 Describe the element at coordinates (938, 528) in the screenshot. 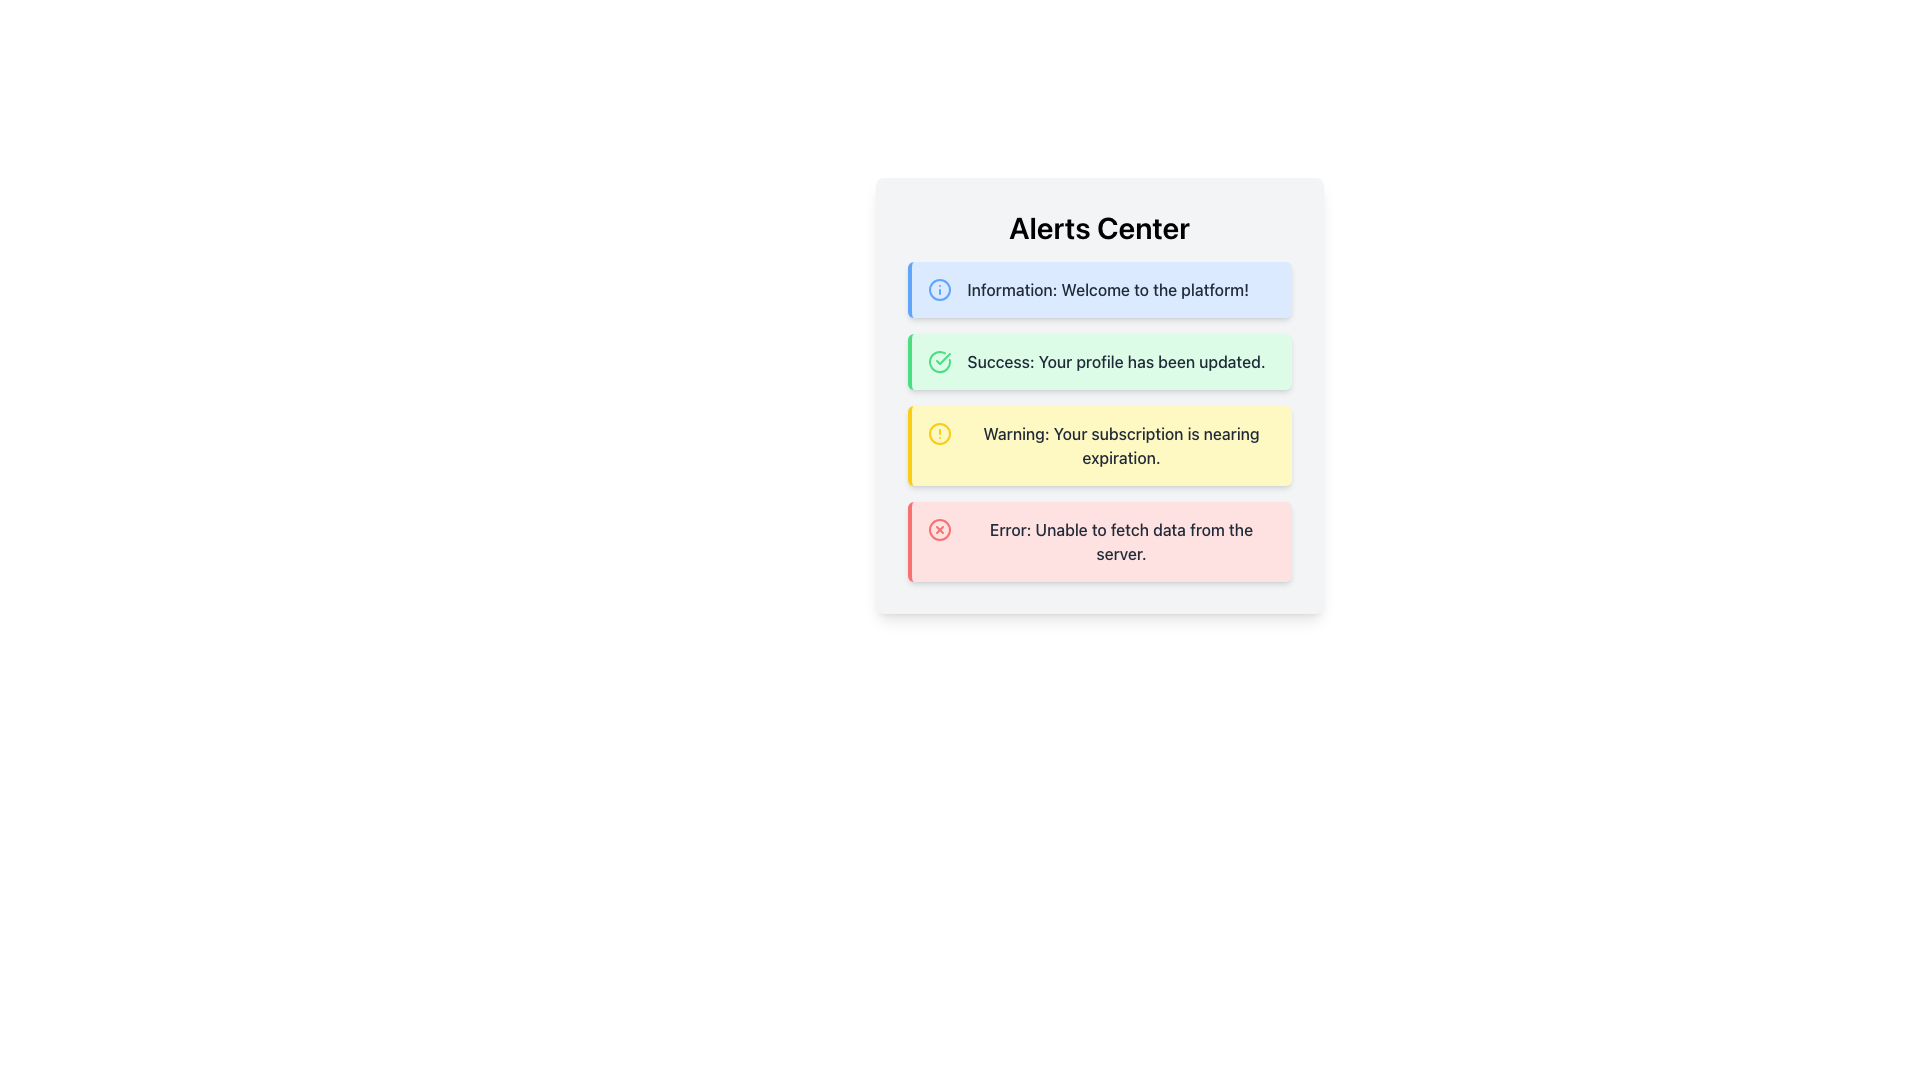

I see `the red circular icon with a cross inside it, which is located on the left side of the last alert box displaying the error message 'Error: Unable to fetch data from the server.'` at that location.